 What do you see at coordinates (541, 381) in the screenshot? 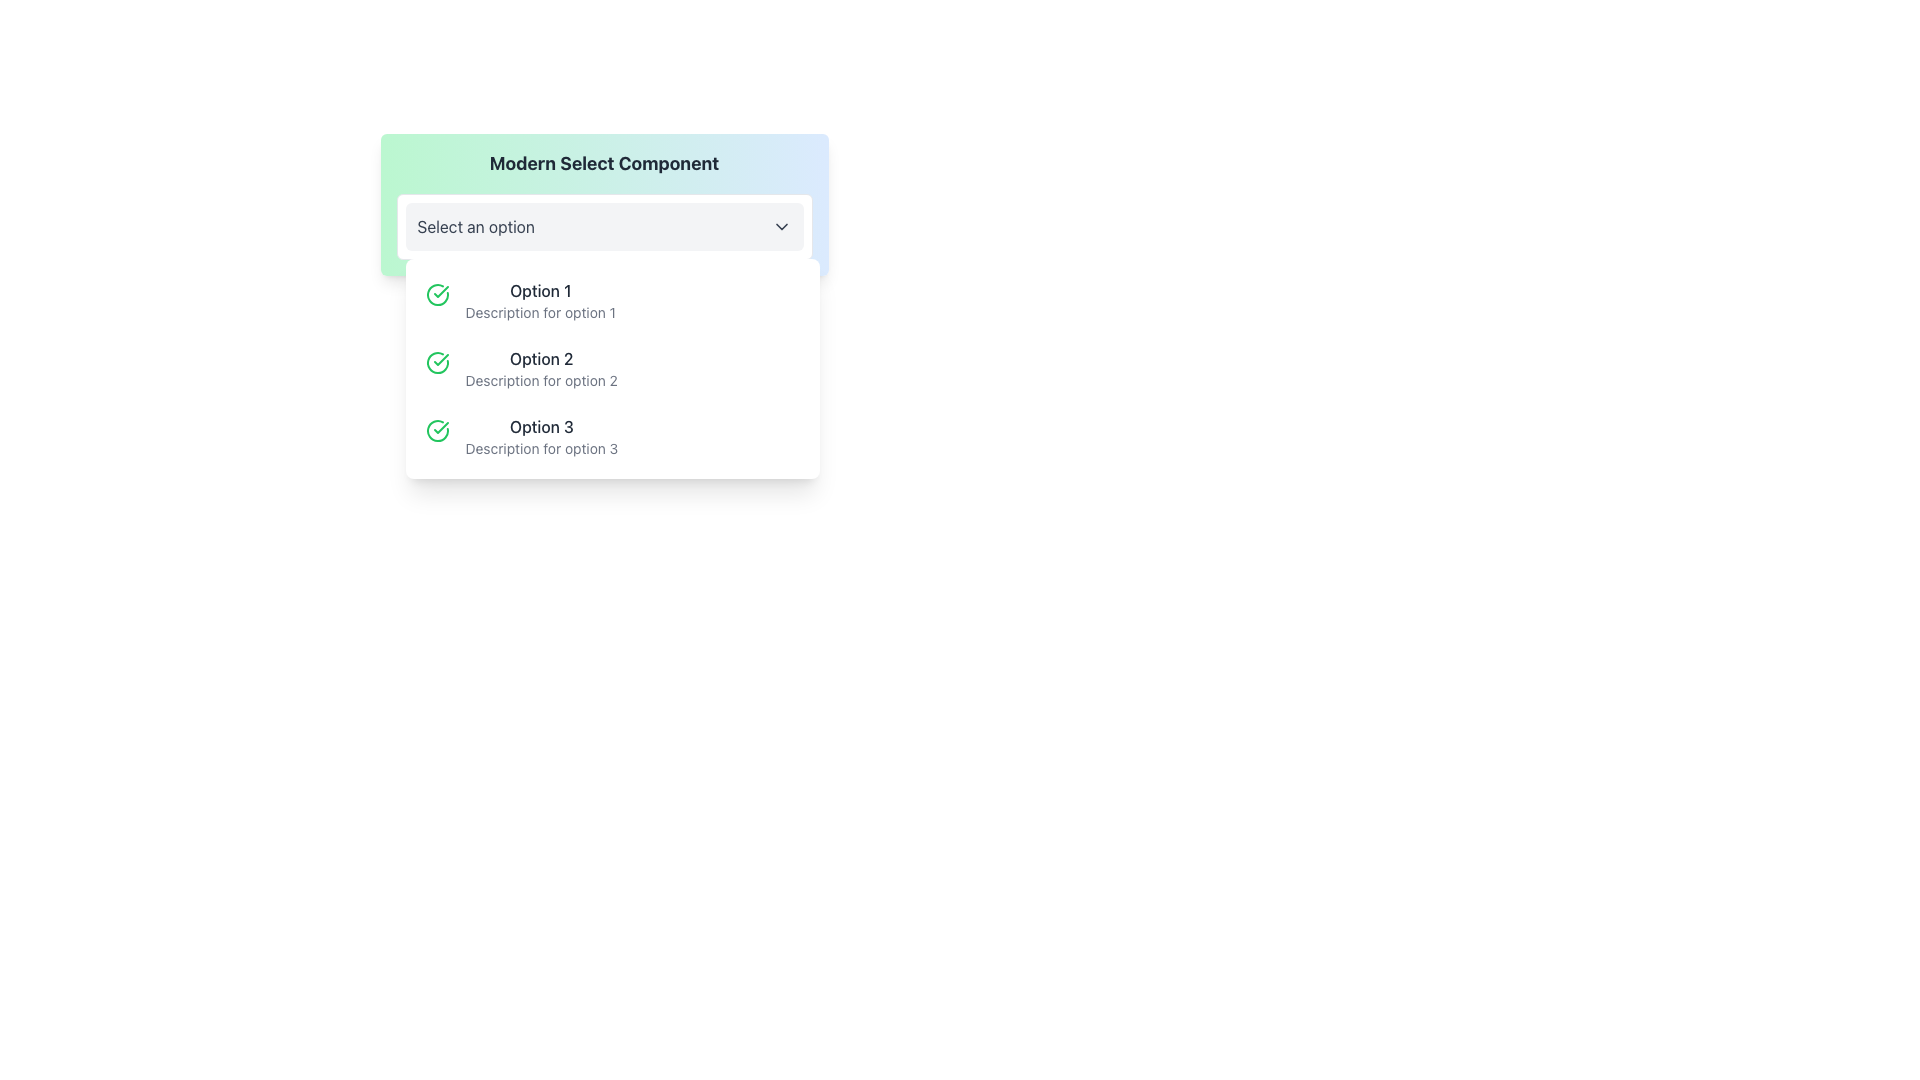
I see `the text label that provides a description for 'Option 2' in the dropdown menu, located below 'Option 2'` at bounding box center [541, 381].